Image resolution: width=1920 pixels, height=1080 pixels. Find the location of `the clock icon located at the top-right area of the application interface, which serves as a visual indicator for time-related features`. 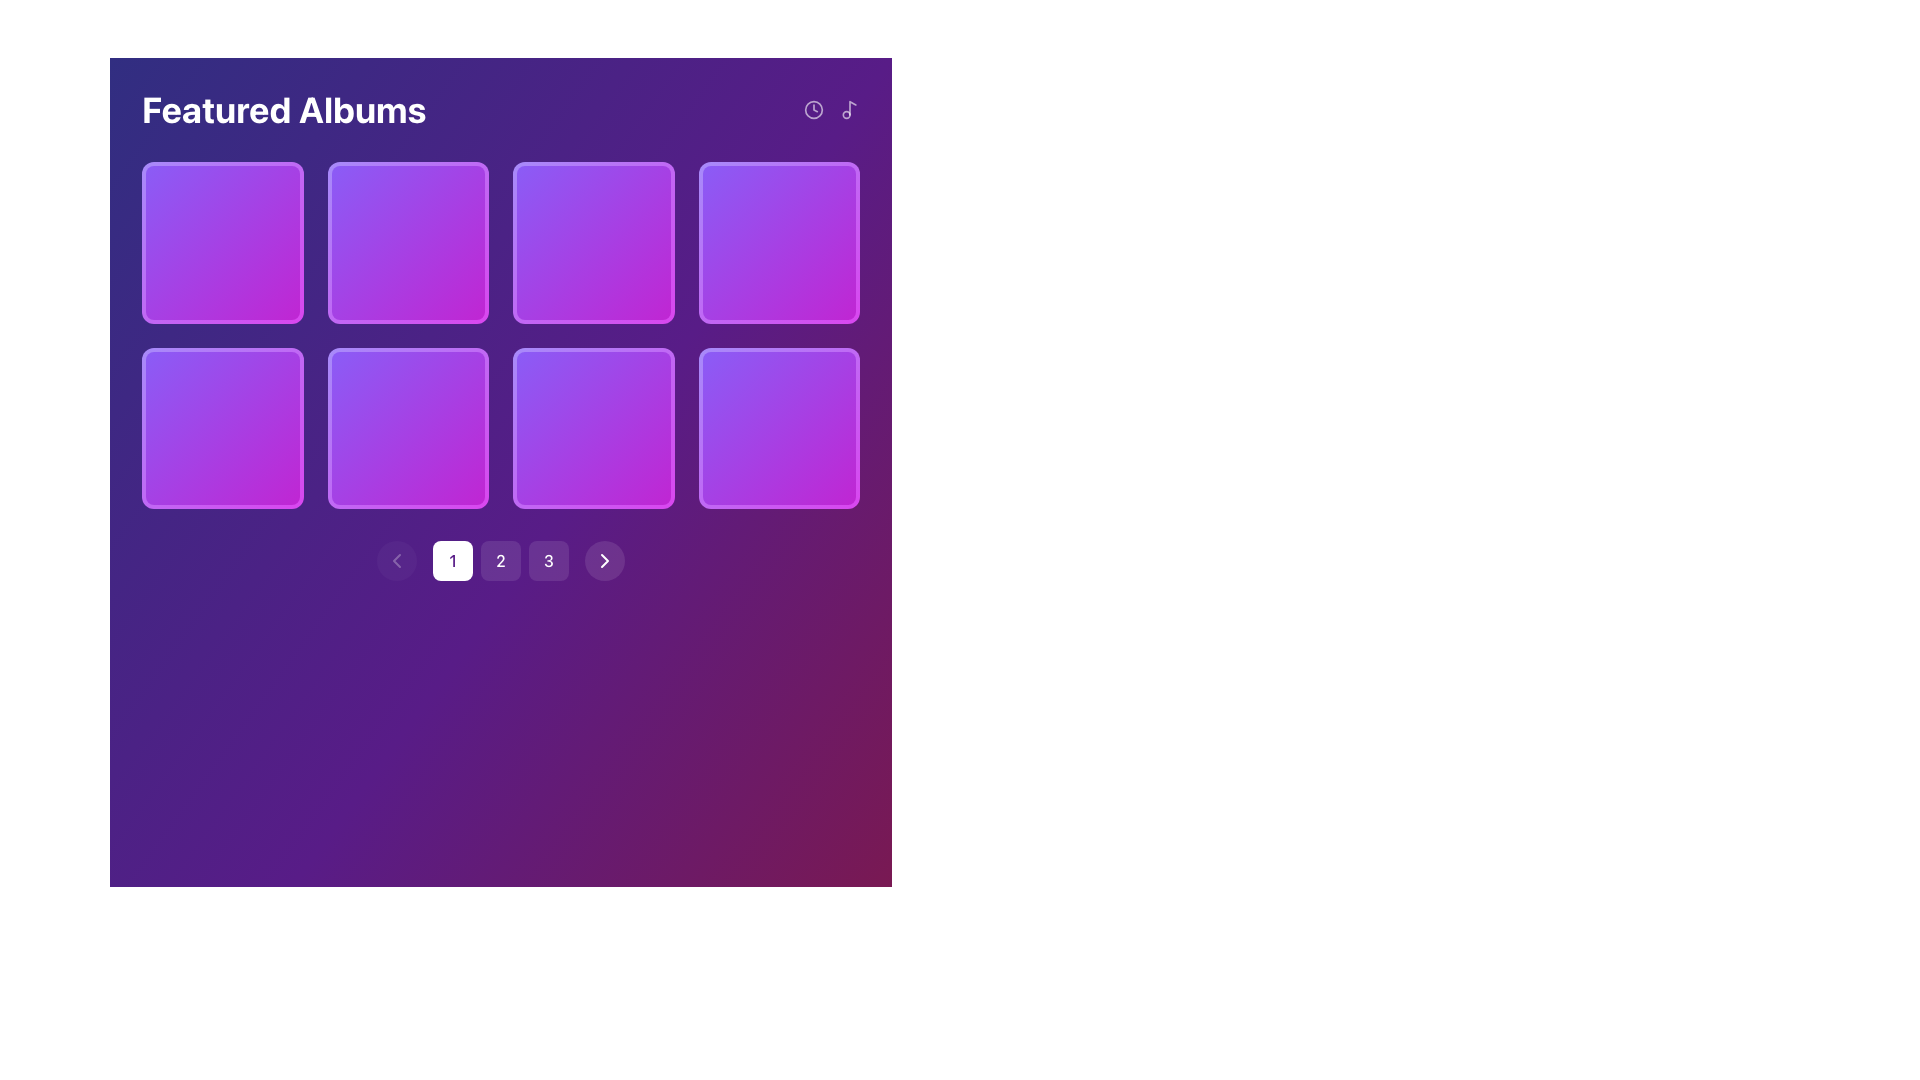

the clock icon located at the top-right area of the application interface, which serves as a visual indicator for time-related features is located at coordinates (814, 110).